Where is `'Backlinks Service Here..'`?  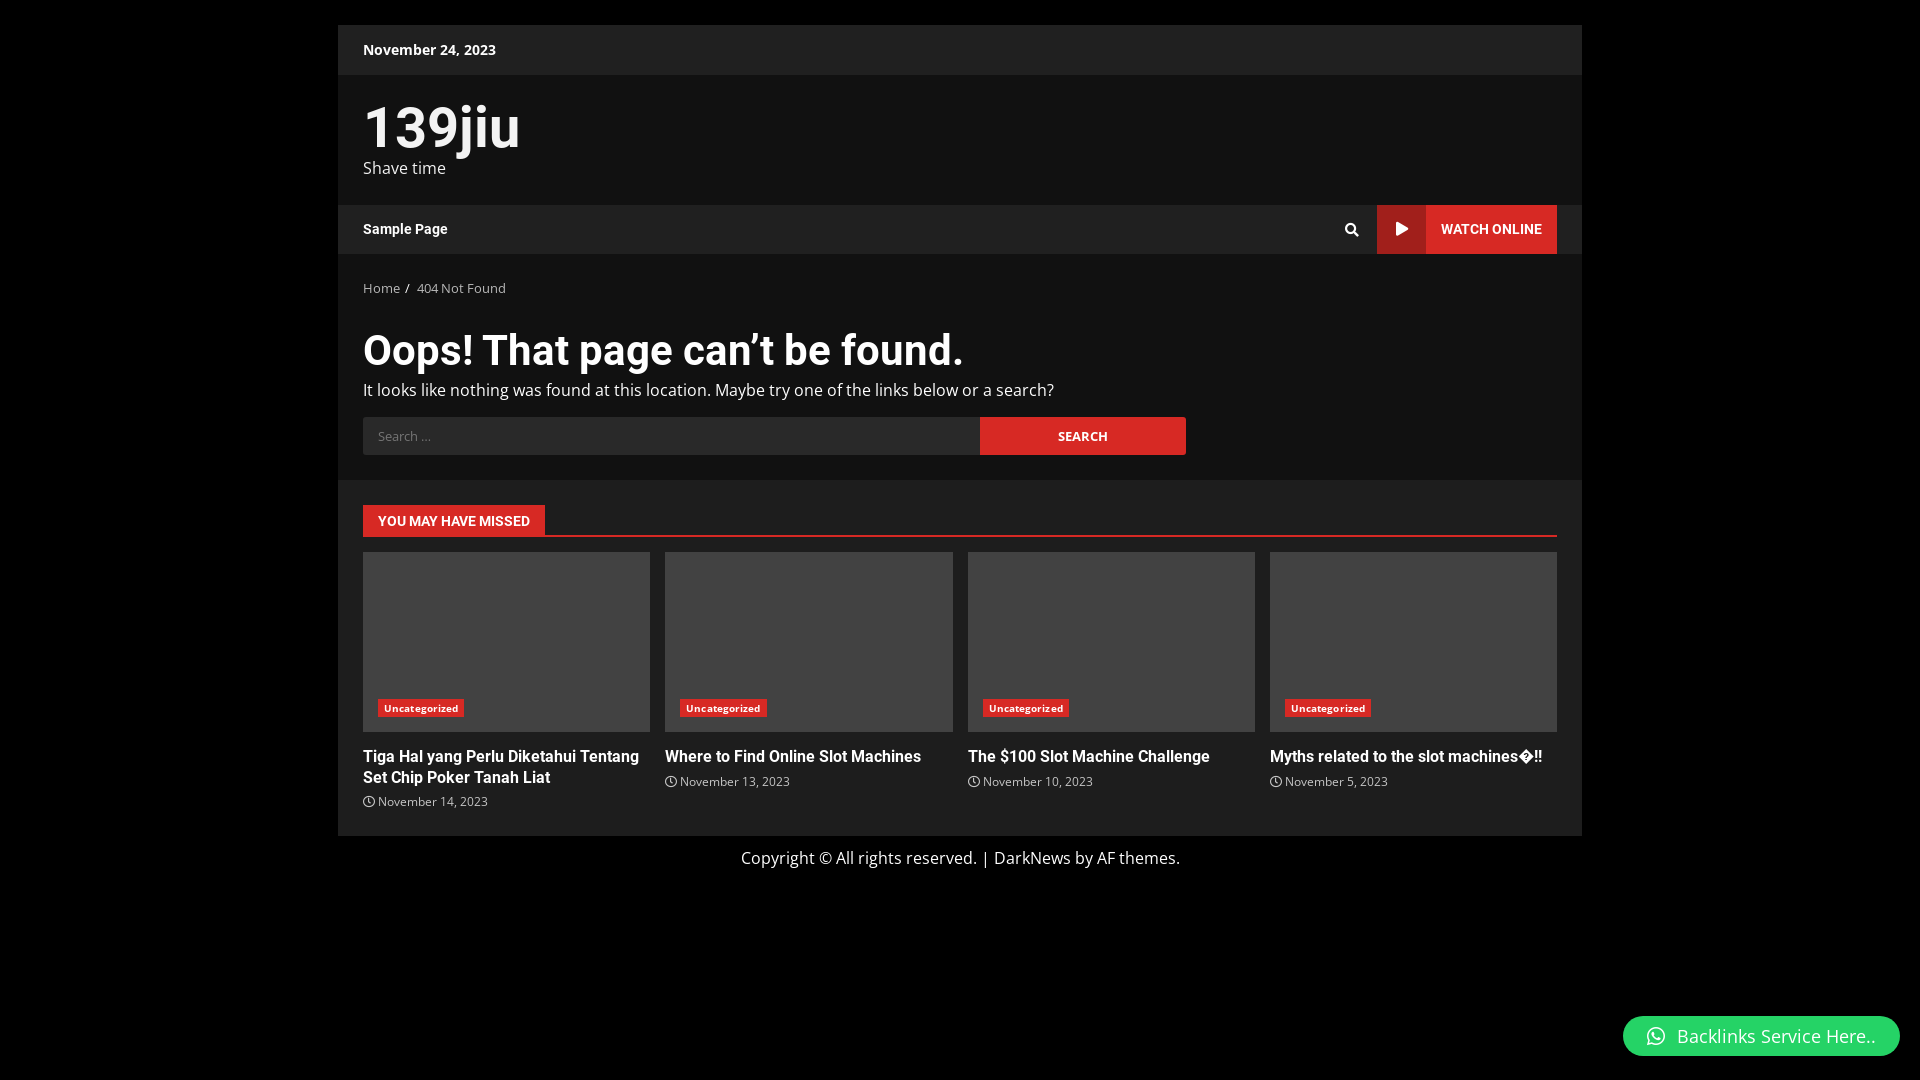
'Backlinks Service Here..' is located at coordinates (1761, 1035).